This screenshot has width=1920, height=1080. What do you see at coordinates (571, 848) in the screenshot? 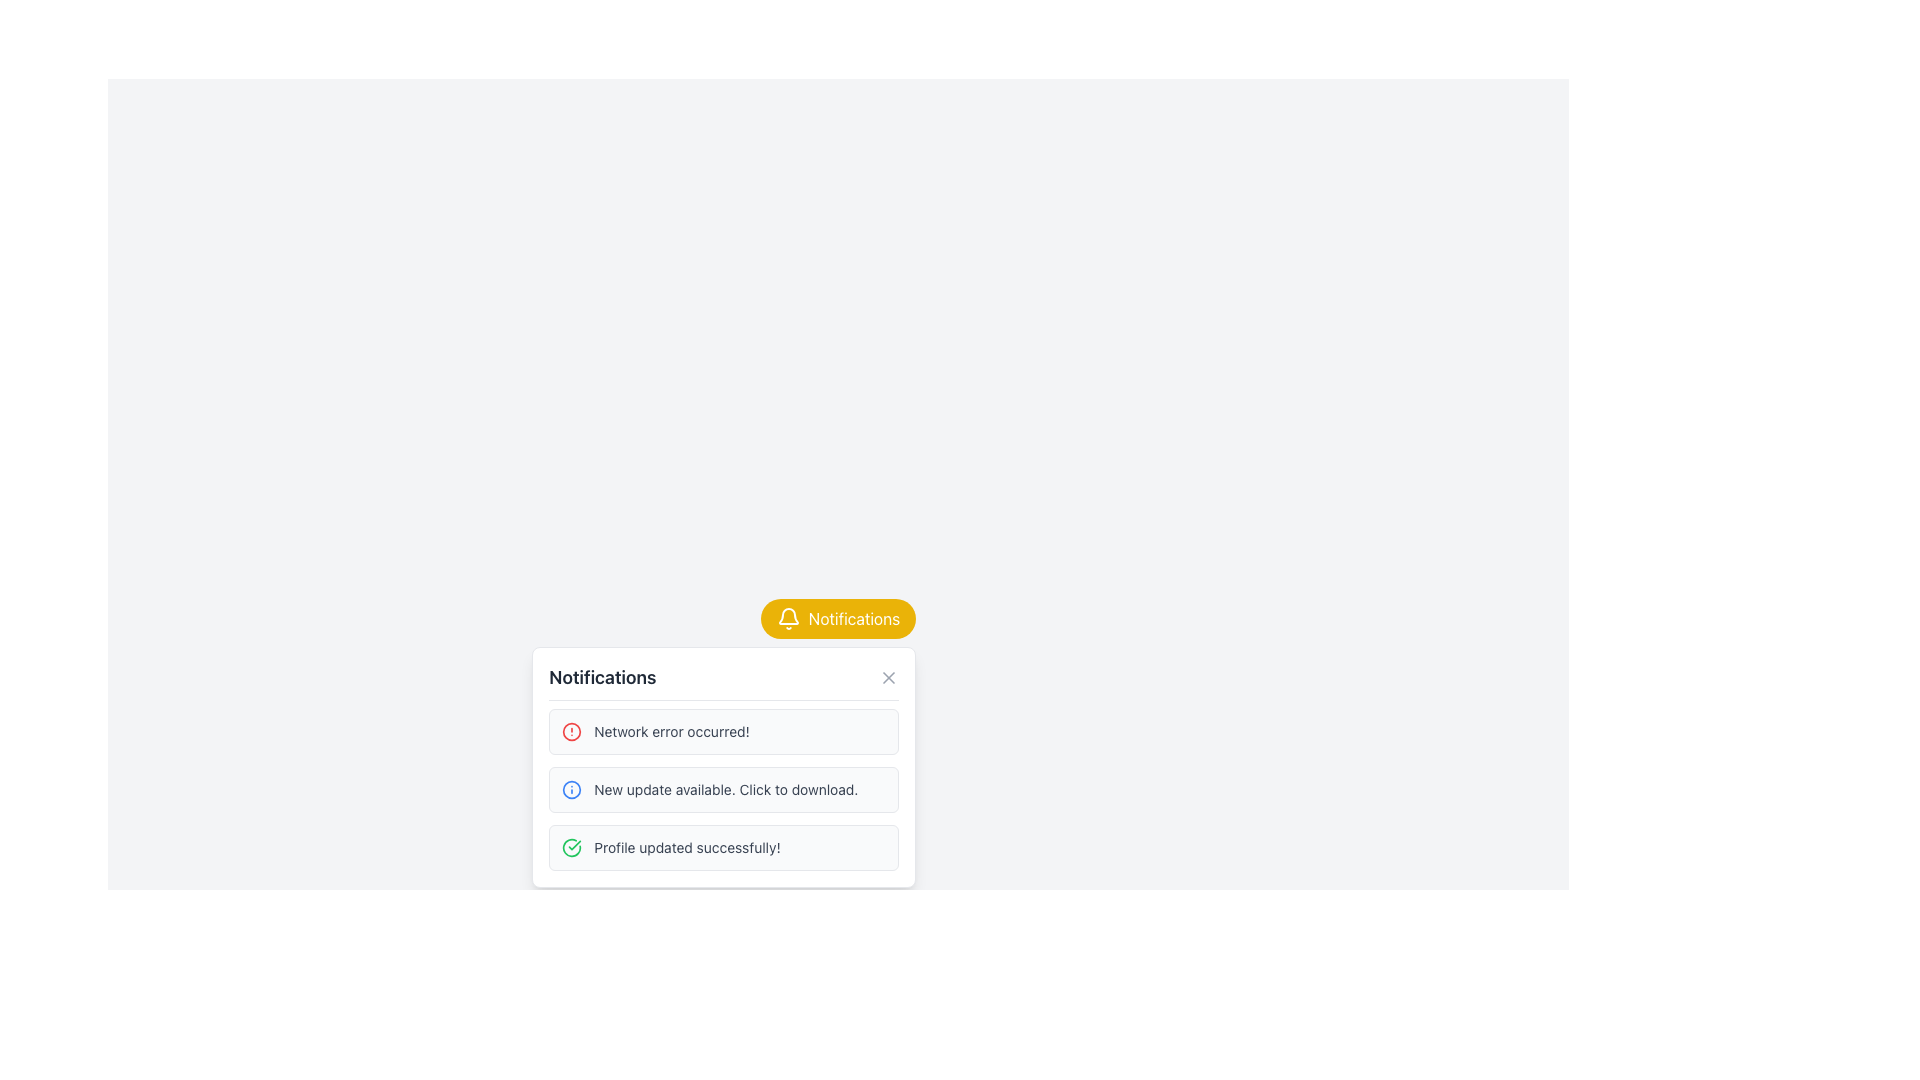
I see `the profile update confirmation icon, which is the leftmost component of the notifications list preceding the text 'Profile updated successfully!'` at bounding box center [571, 848].